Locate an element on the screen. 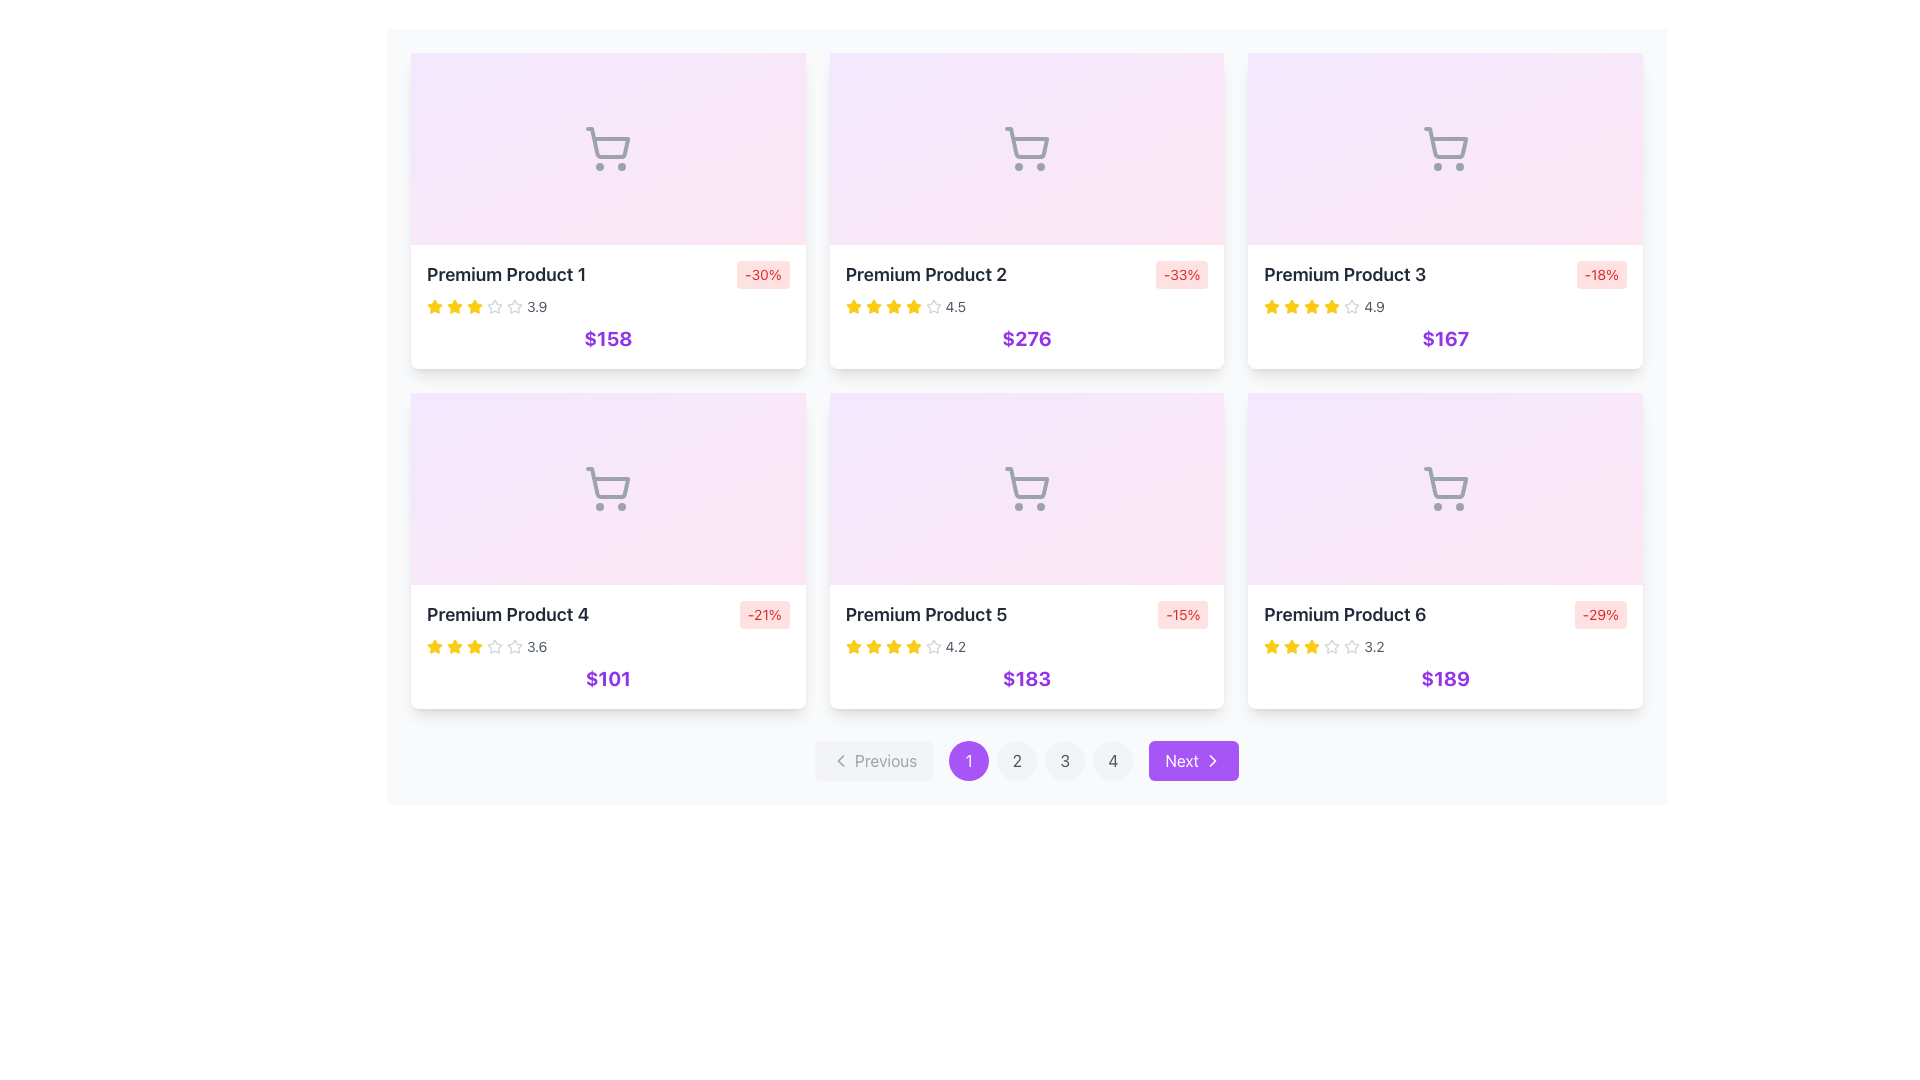 The image size is (1920, 1080). the first Rating star icon in the 'Premium Product 4' card, which indicates part of a five-star rating system and is located in the second row, first column of the grid is located at coordinates (434, 647).